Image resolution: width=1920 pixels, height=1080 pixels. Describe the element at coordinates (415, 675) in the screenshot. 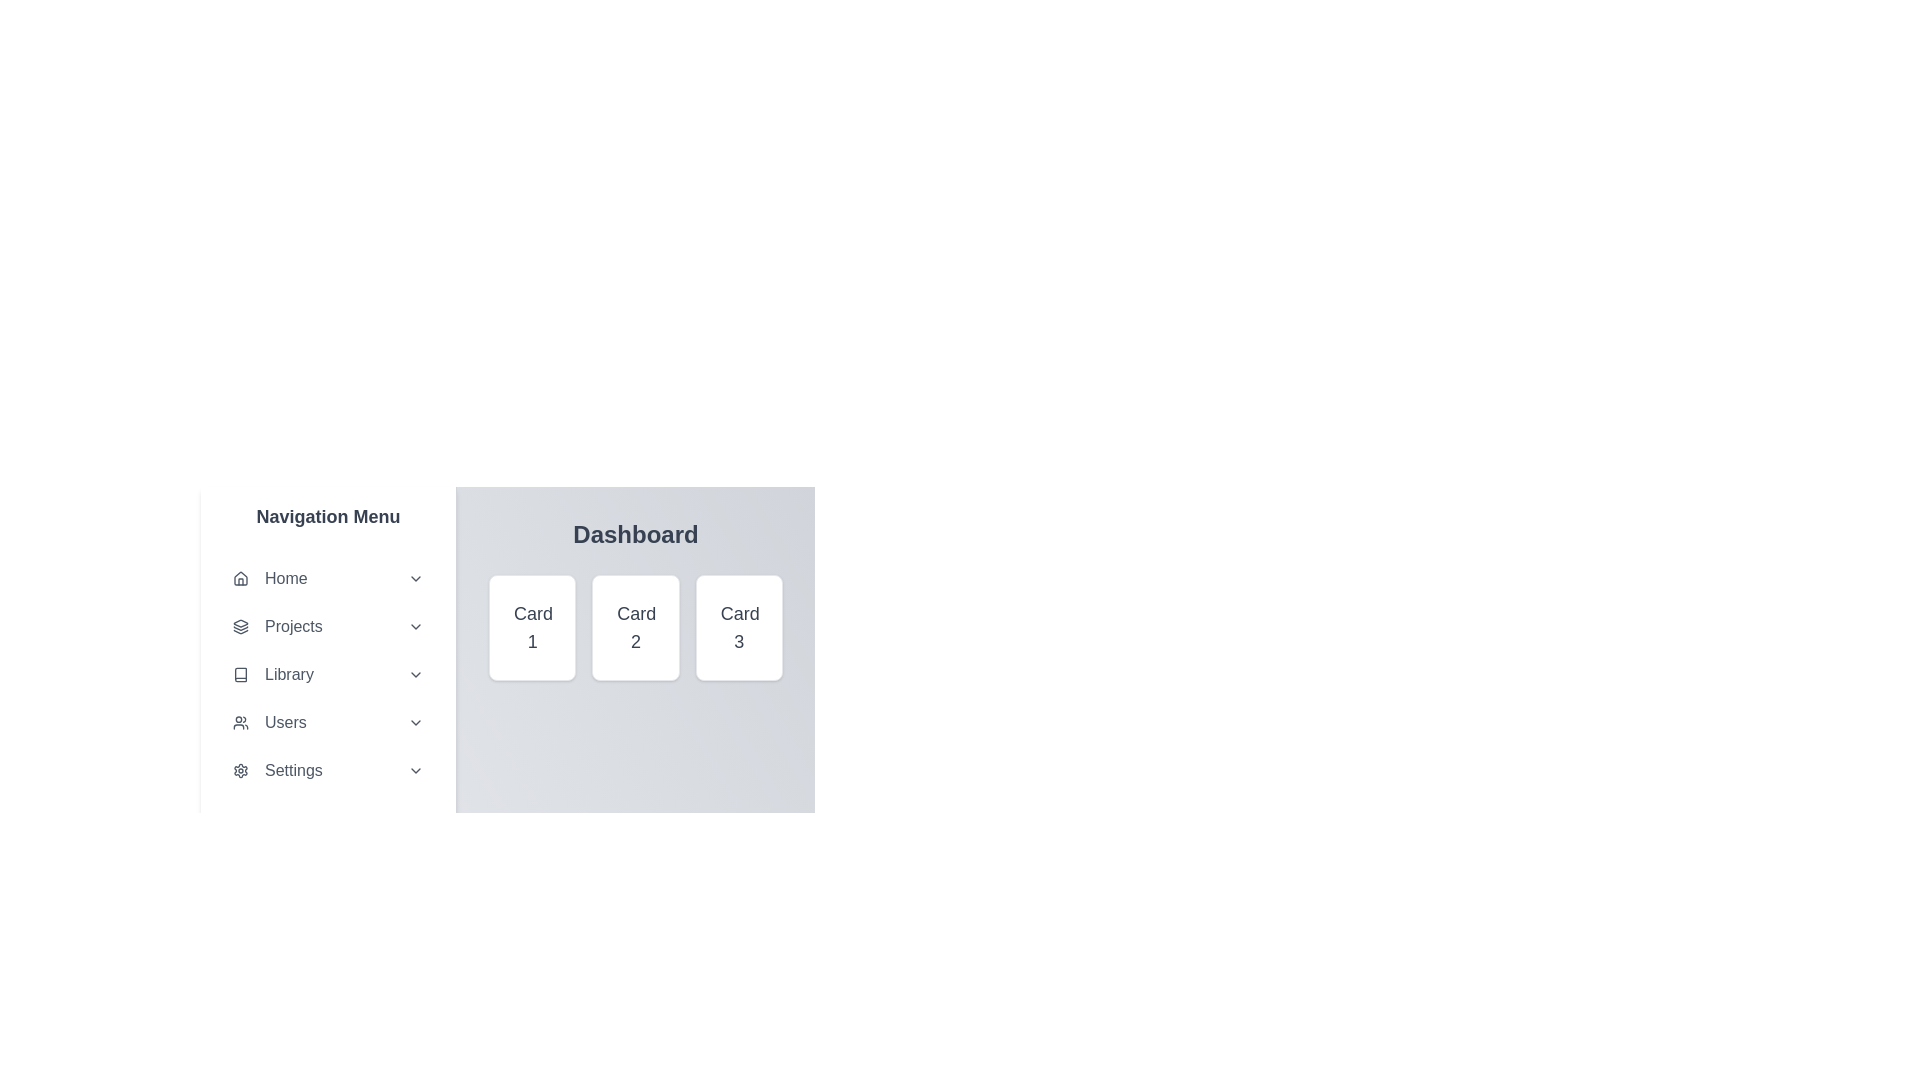

I see `the chevron-down icon at the far-right of the 'Library' menu item` at that location.